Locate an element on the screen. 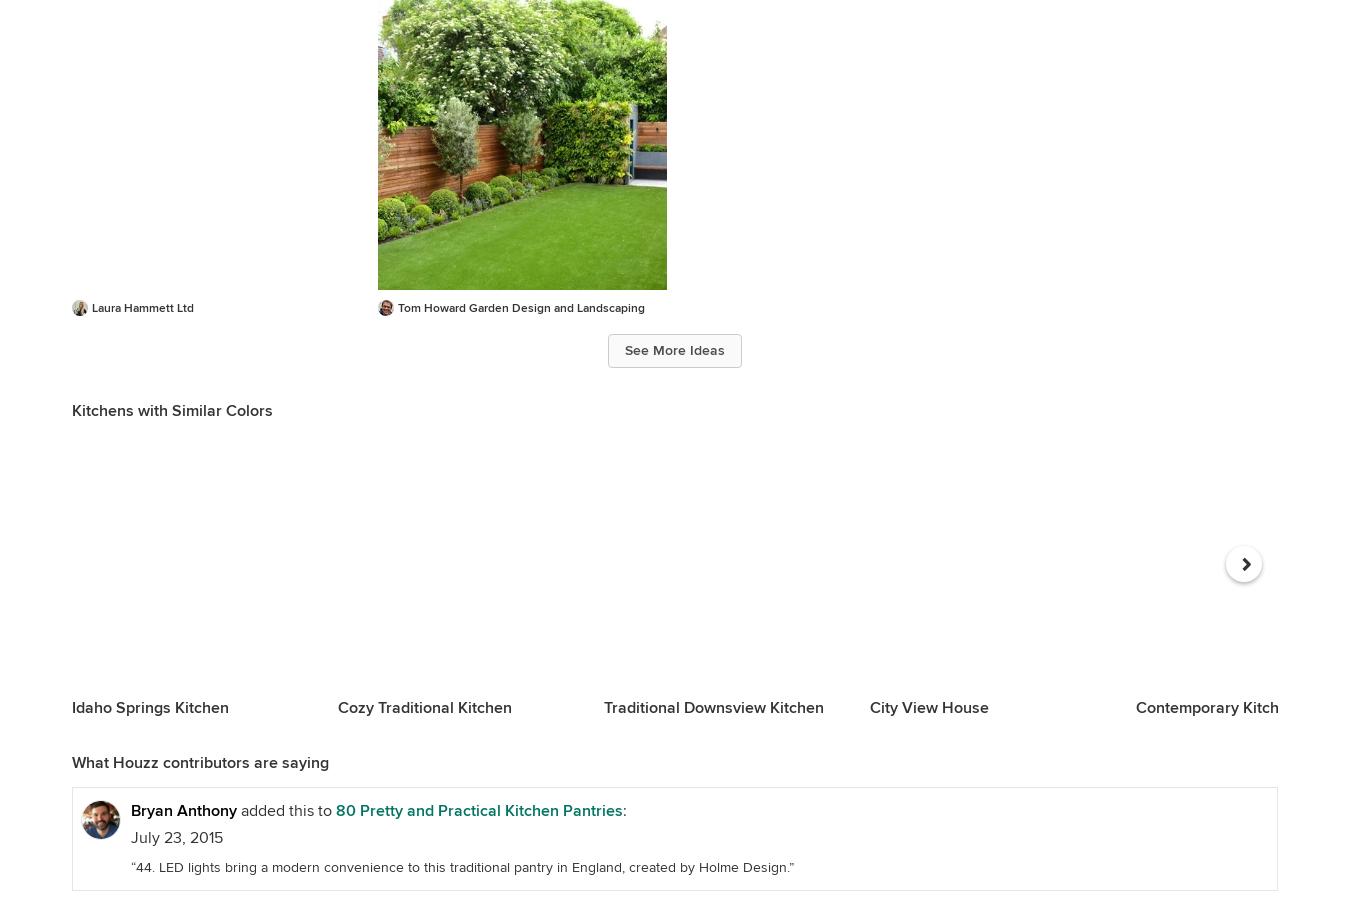  'See More Ideas' is located at coordinates (675, 348).